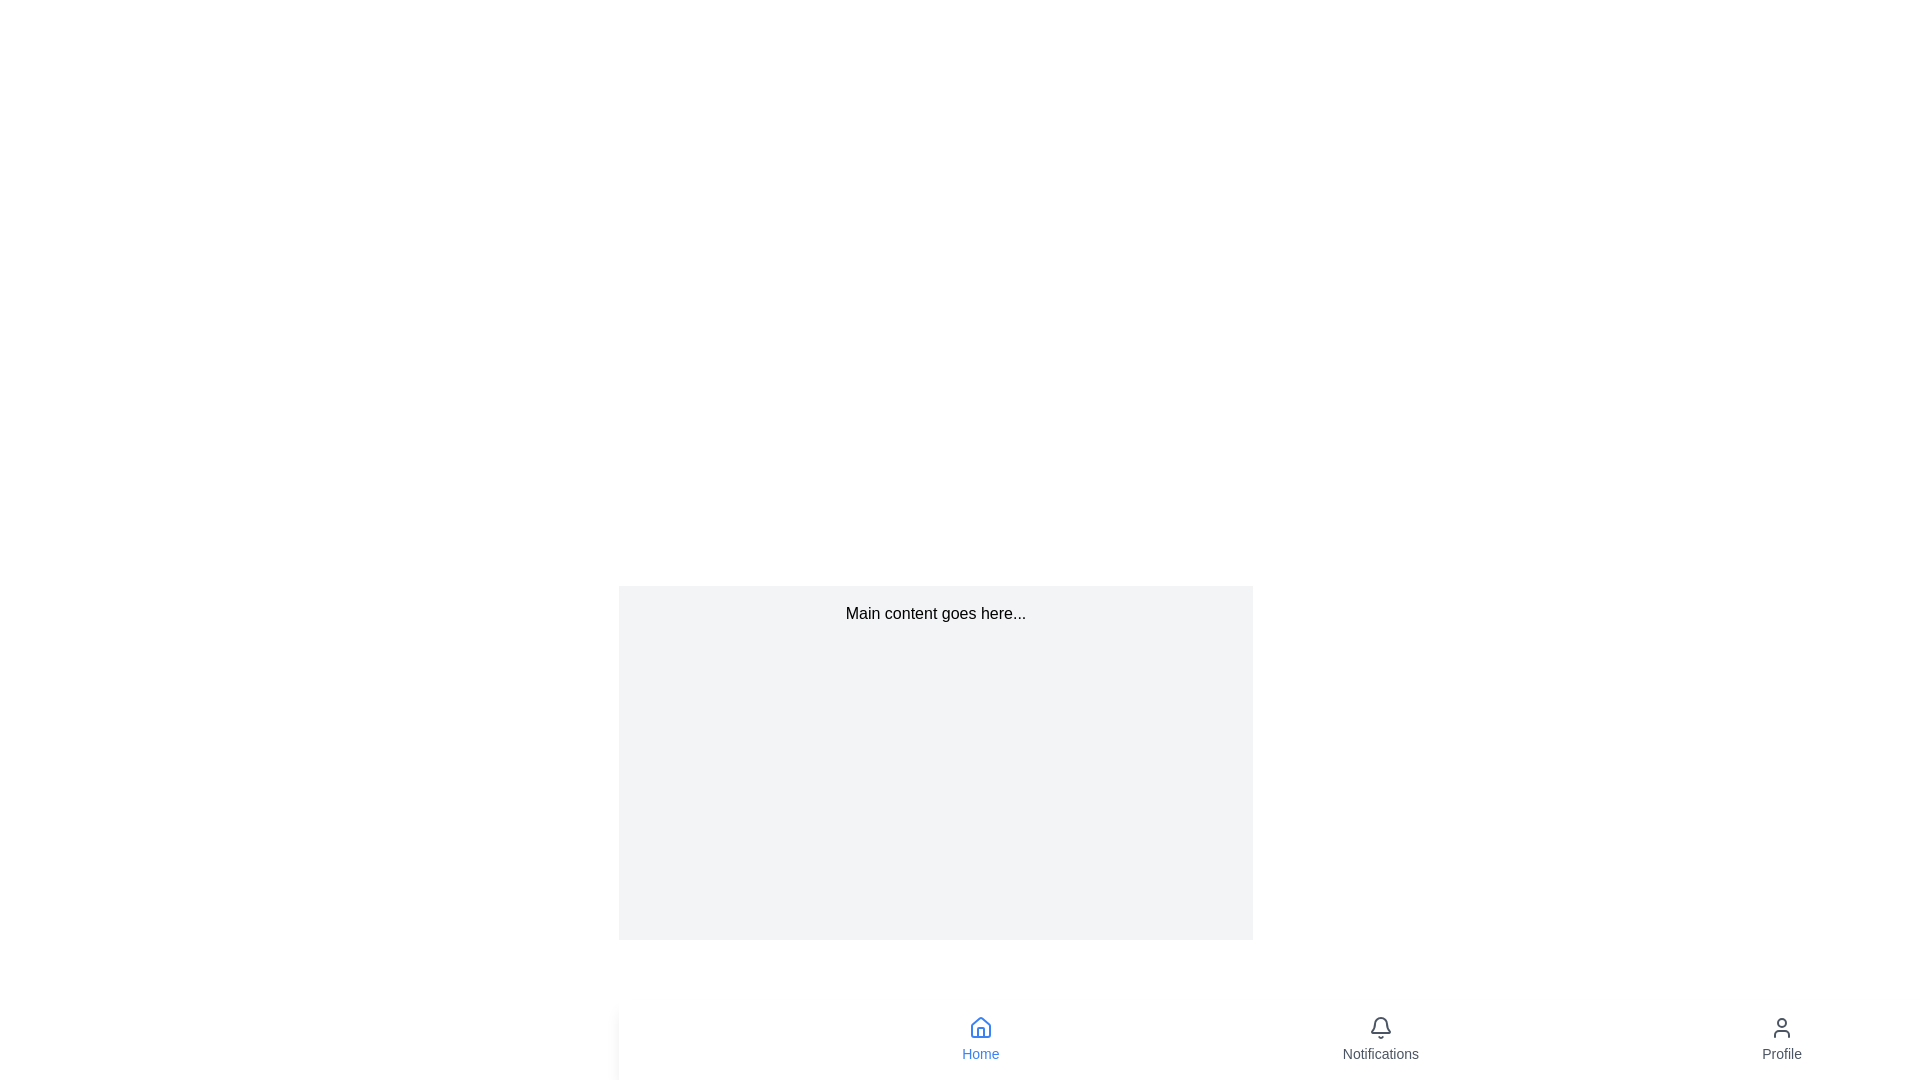 The width and height of the screenshot is (1920, 1080). I want to click on the leftmost navigation icon in the bottom navigation bar, so click(980, 1028).